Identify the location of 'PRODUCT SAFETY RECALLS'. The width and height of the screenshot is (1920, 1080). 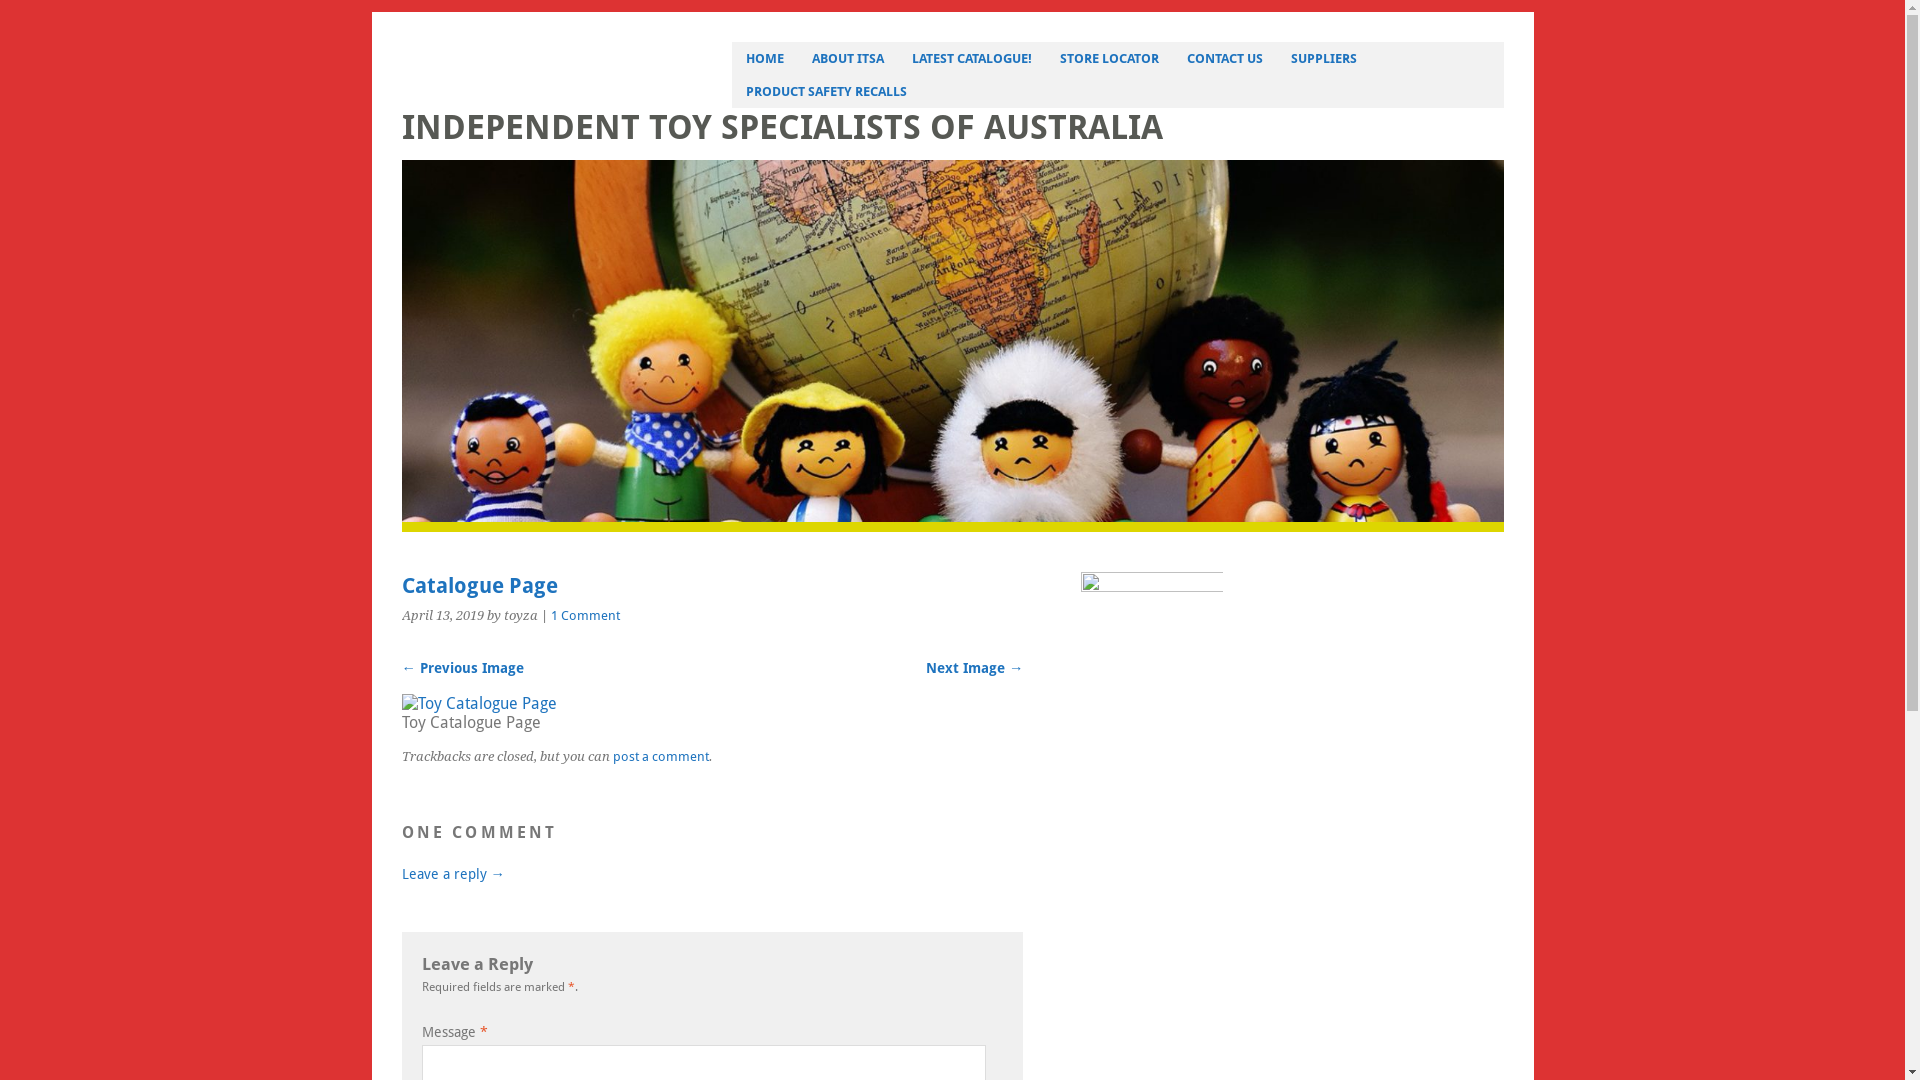
(730, 91).